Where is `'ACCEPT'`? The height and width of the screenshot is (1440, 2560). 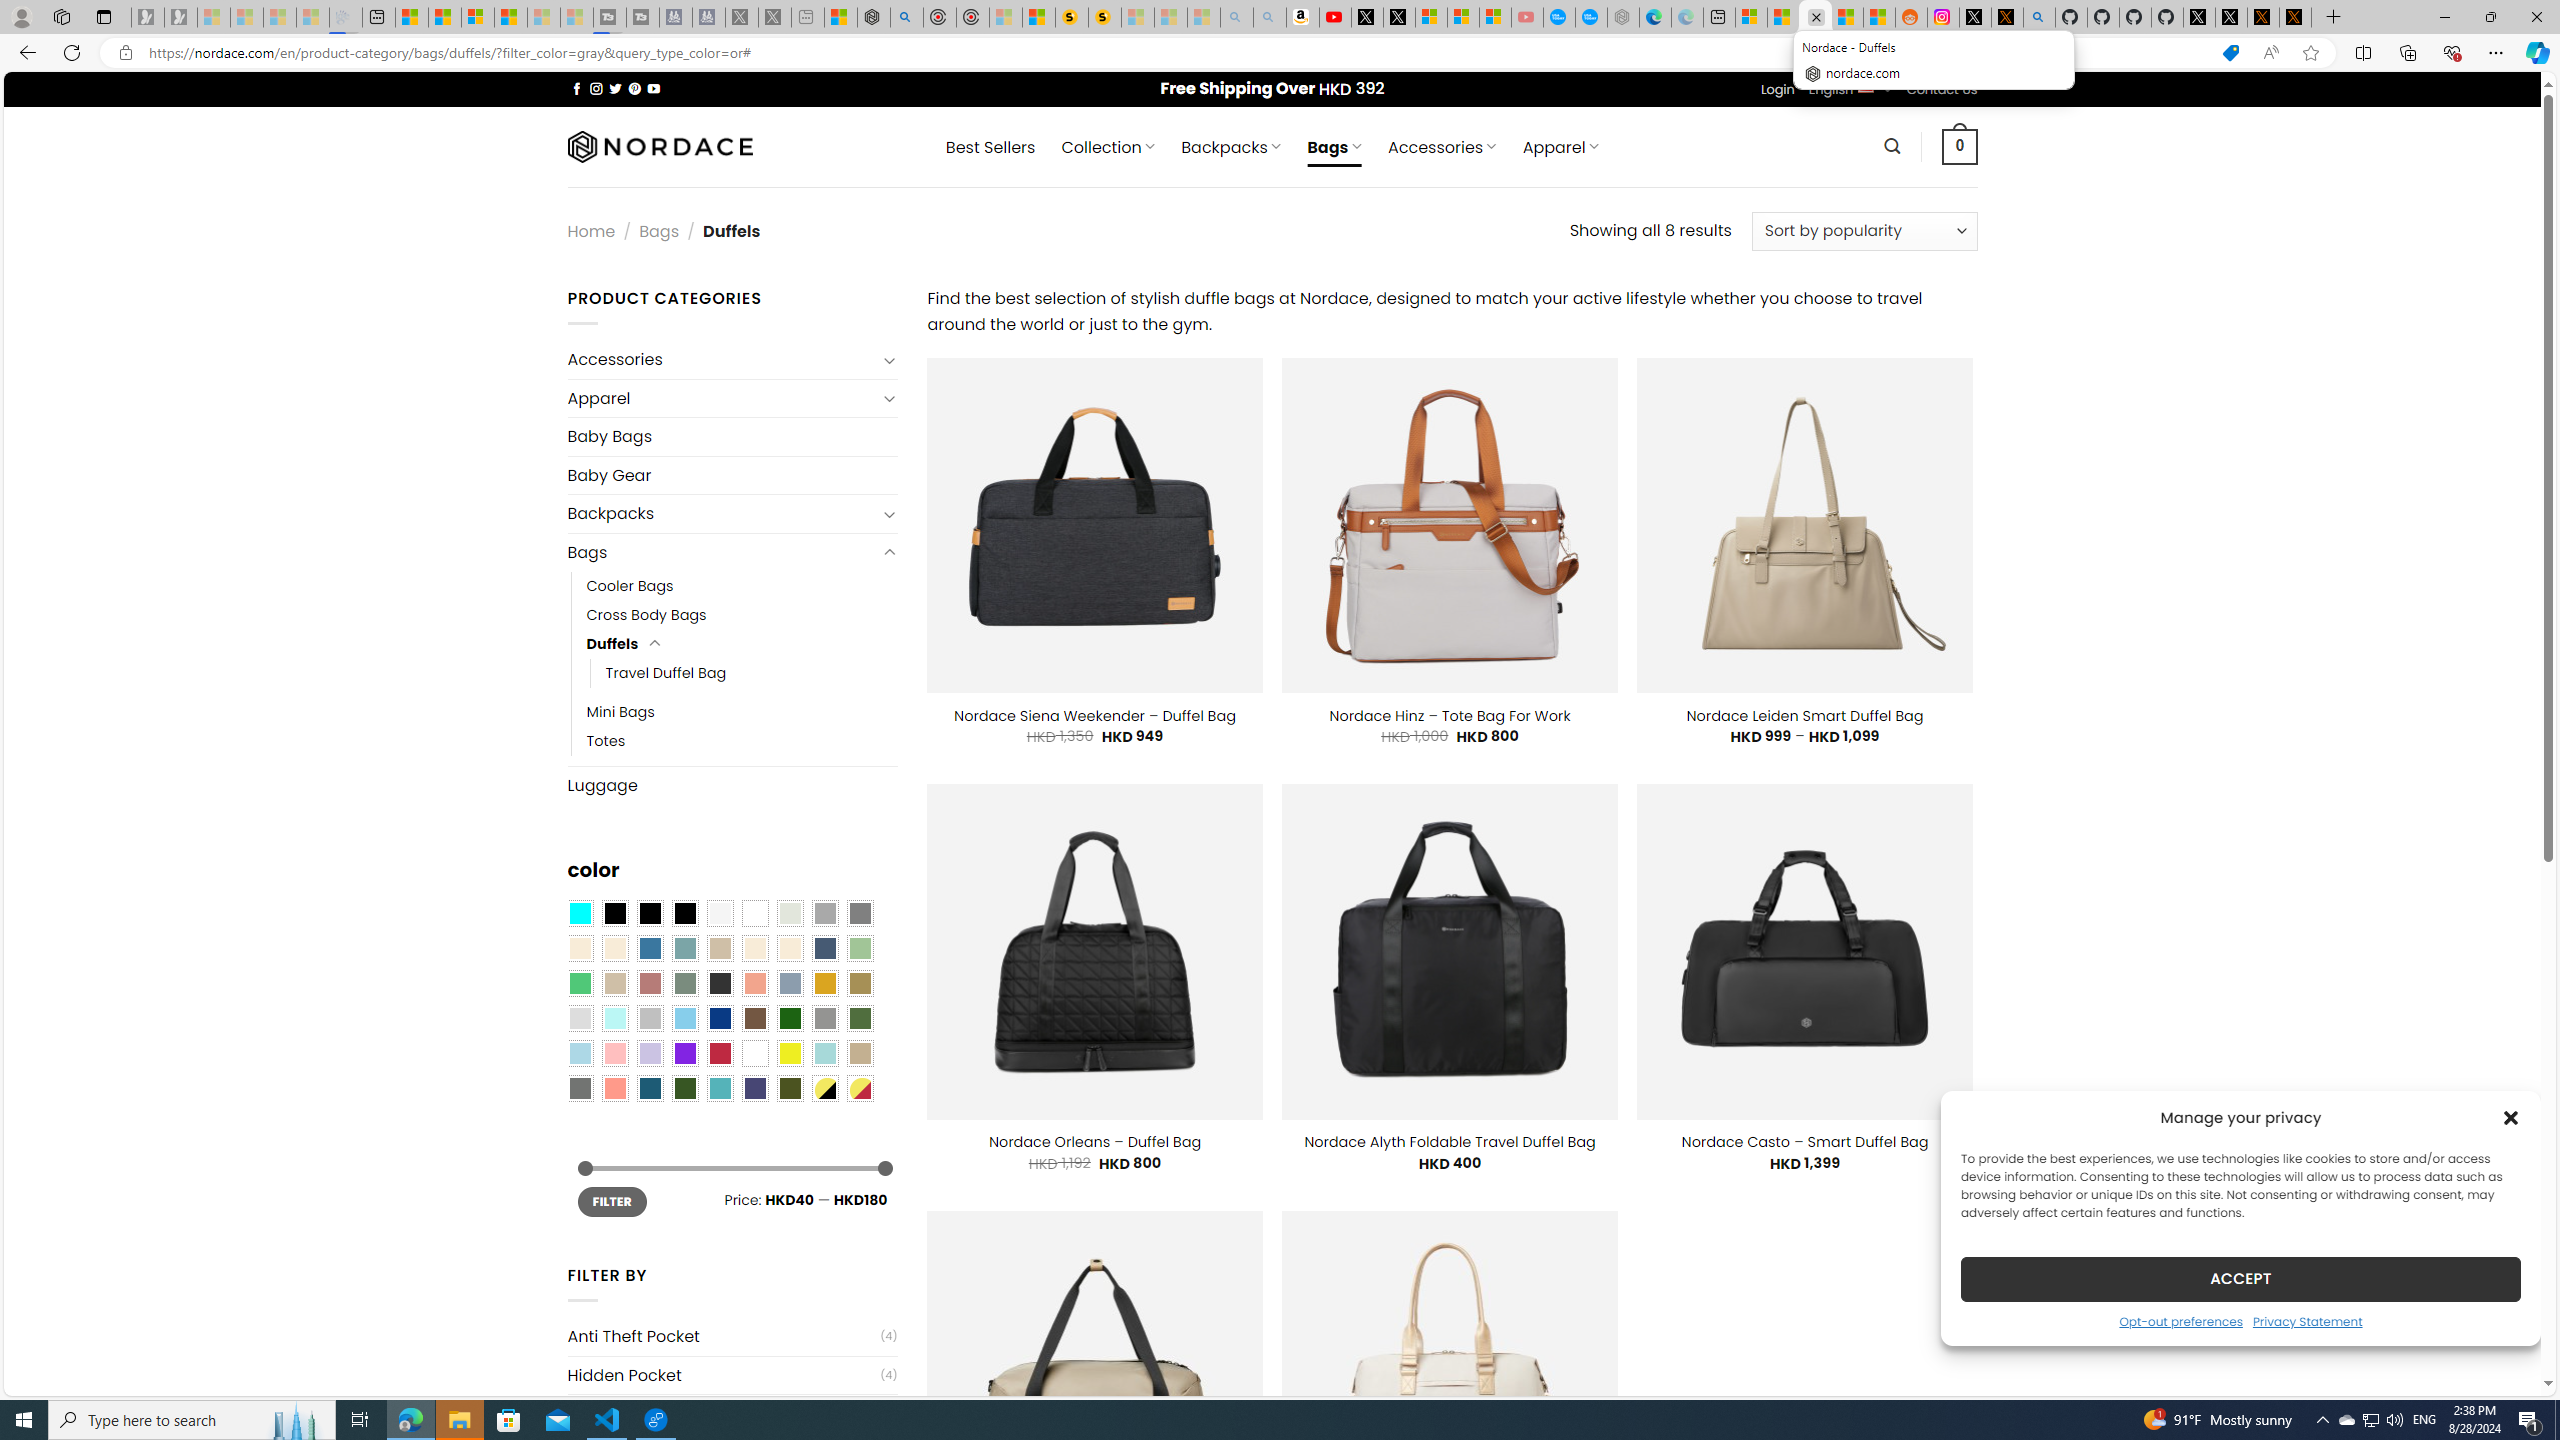
'ACCEPT' is located at coordinates (2241, 1278).